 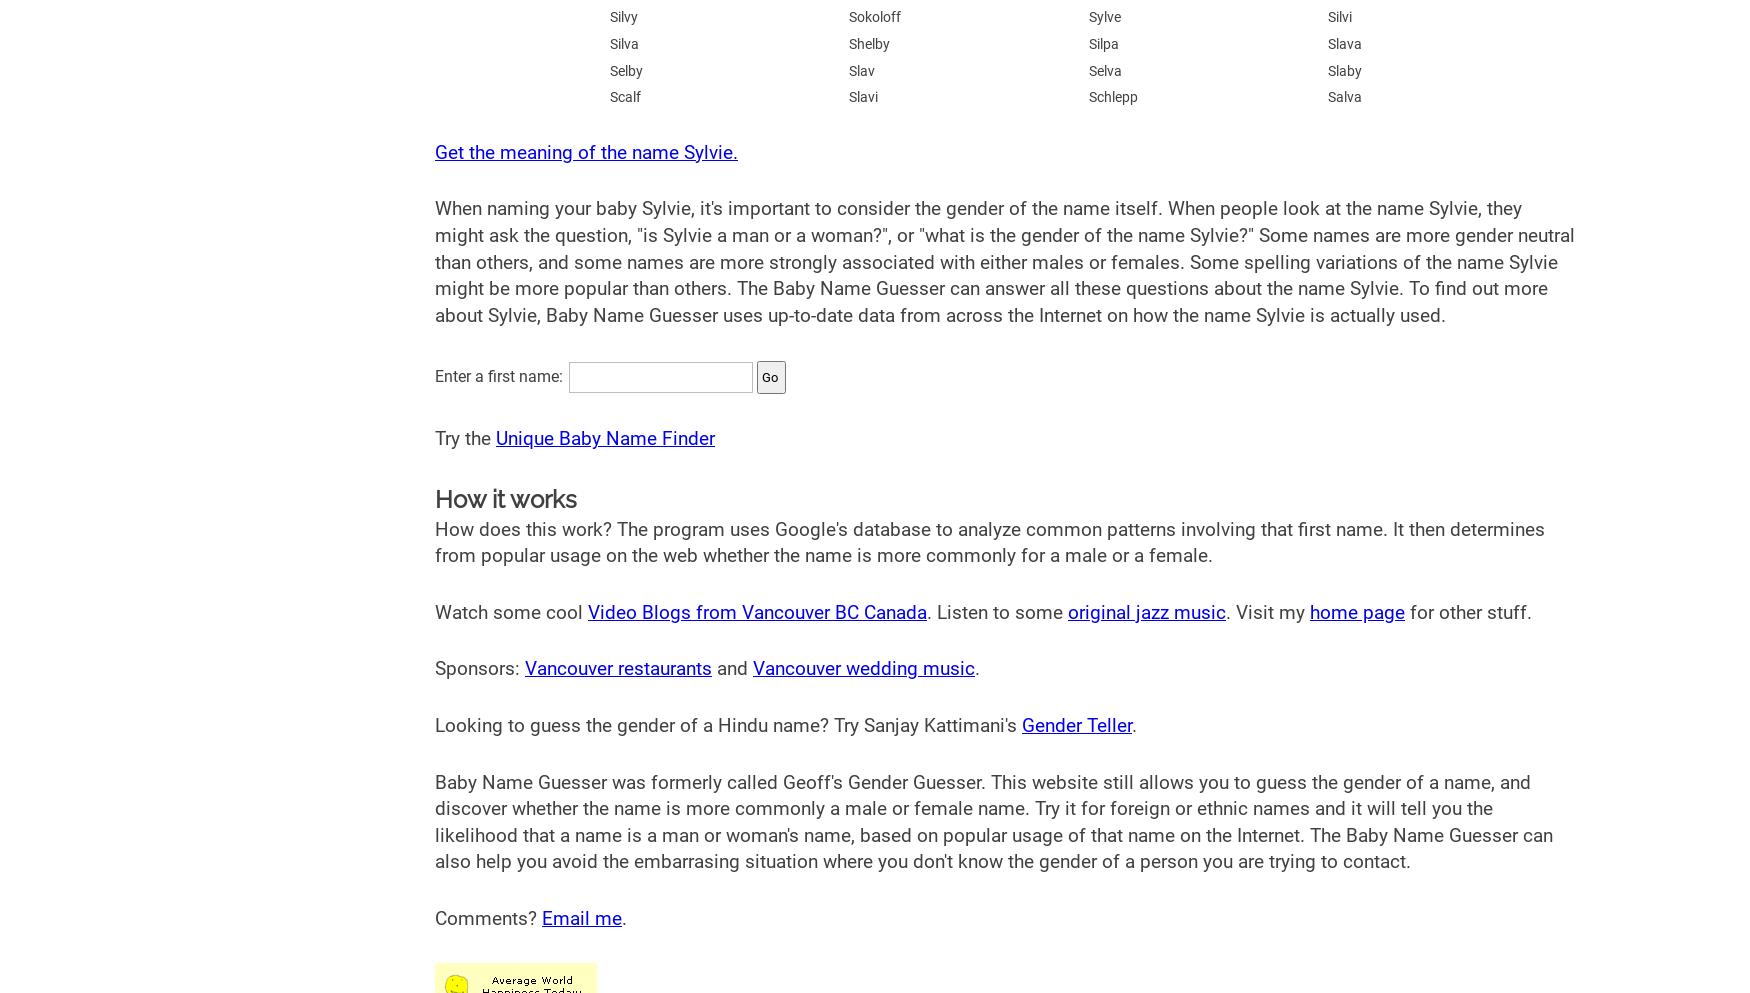 What do you see at coordinates (1104, 70) in the screenshot?
I see `'Selva'` at bounding box center [1104, 70].